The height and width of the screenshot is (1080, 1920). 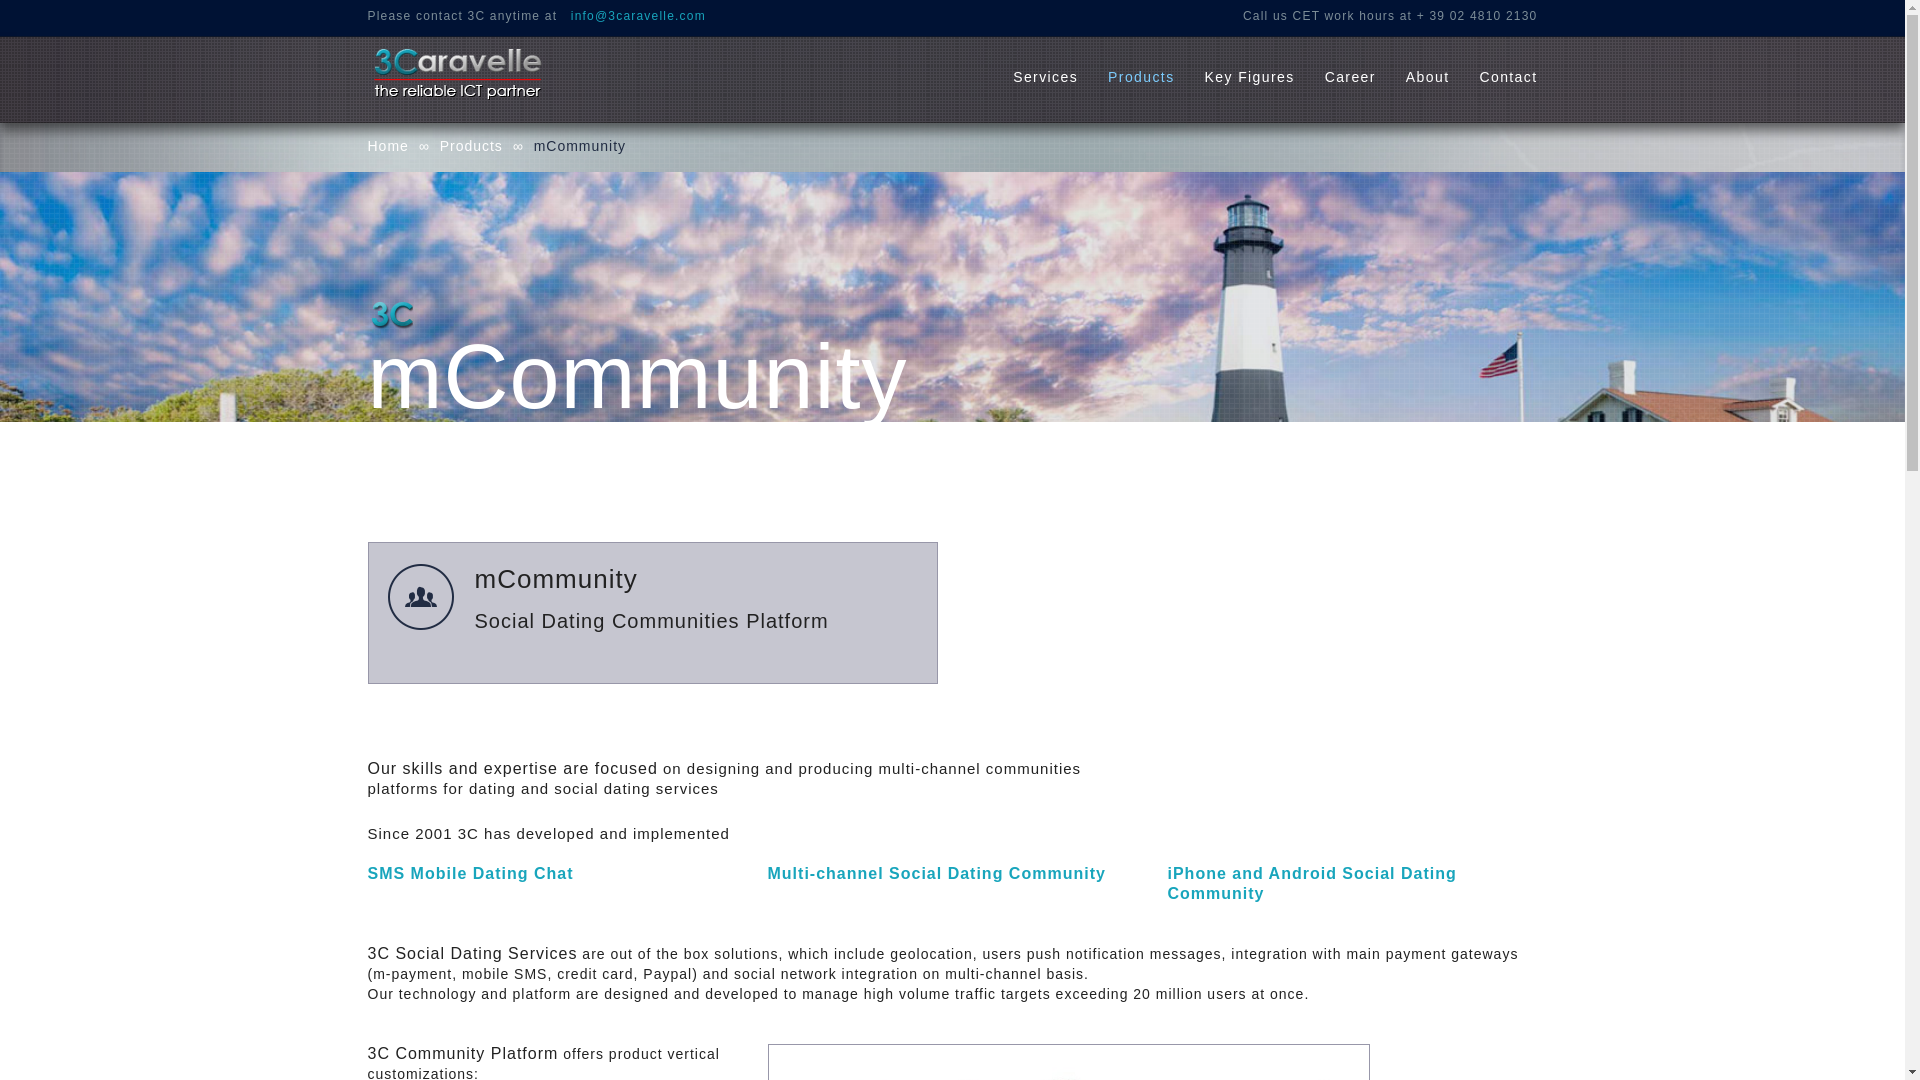 What do you see at coordinates (637, 15) in the screenshot?
I see `'info@3caravelle.com'` at bounding box center [637, 15].